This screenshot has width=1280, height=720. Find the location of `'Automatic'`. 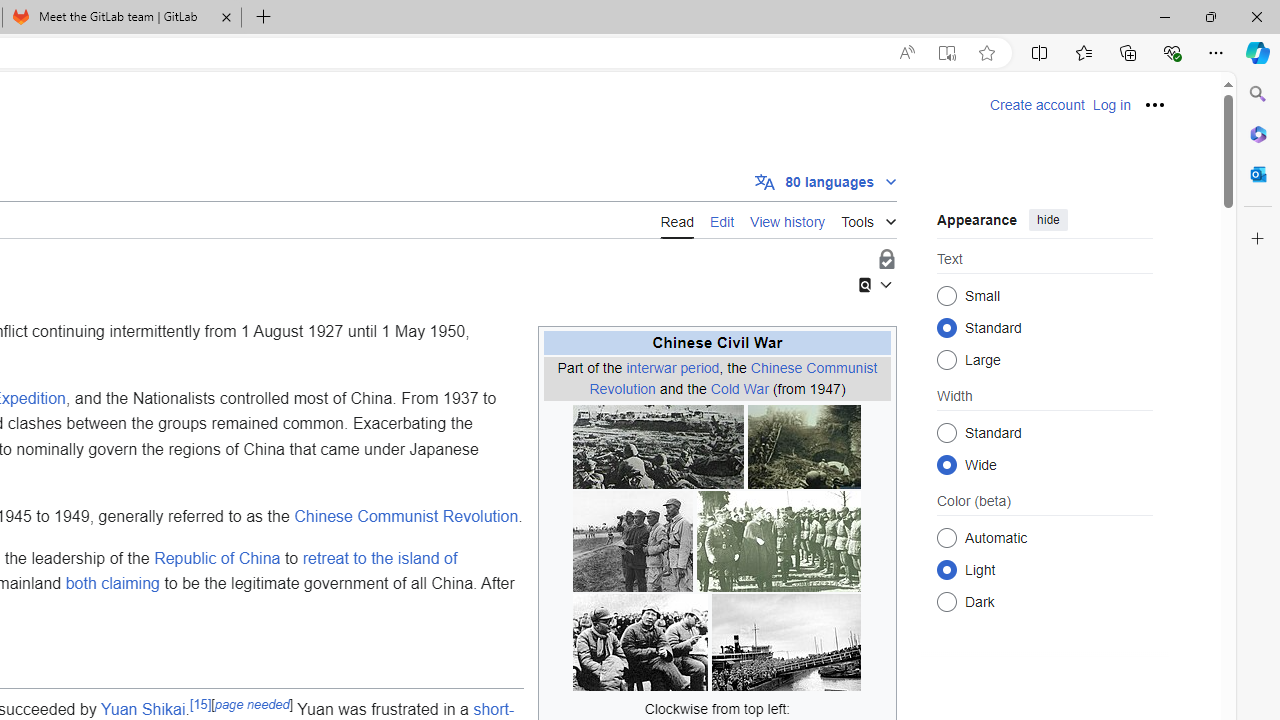

'Automatic' is located at coordinates (946, 536).